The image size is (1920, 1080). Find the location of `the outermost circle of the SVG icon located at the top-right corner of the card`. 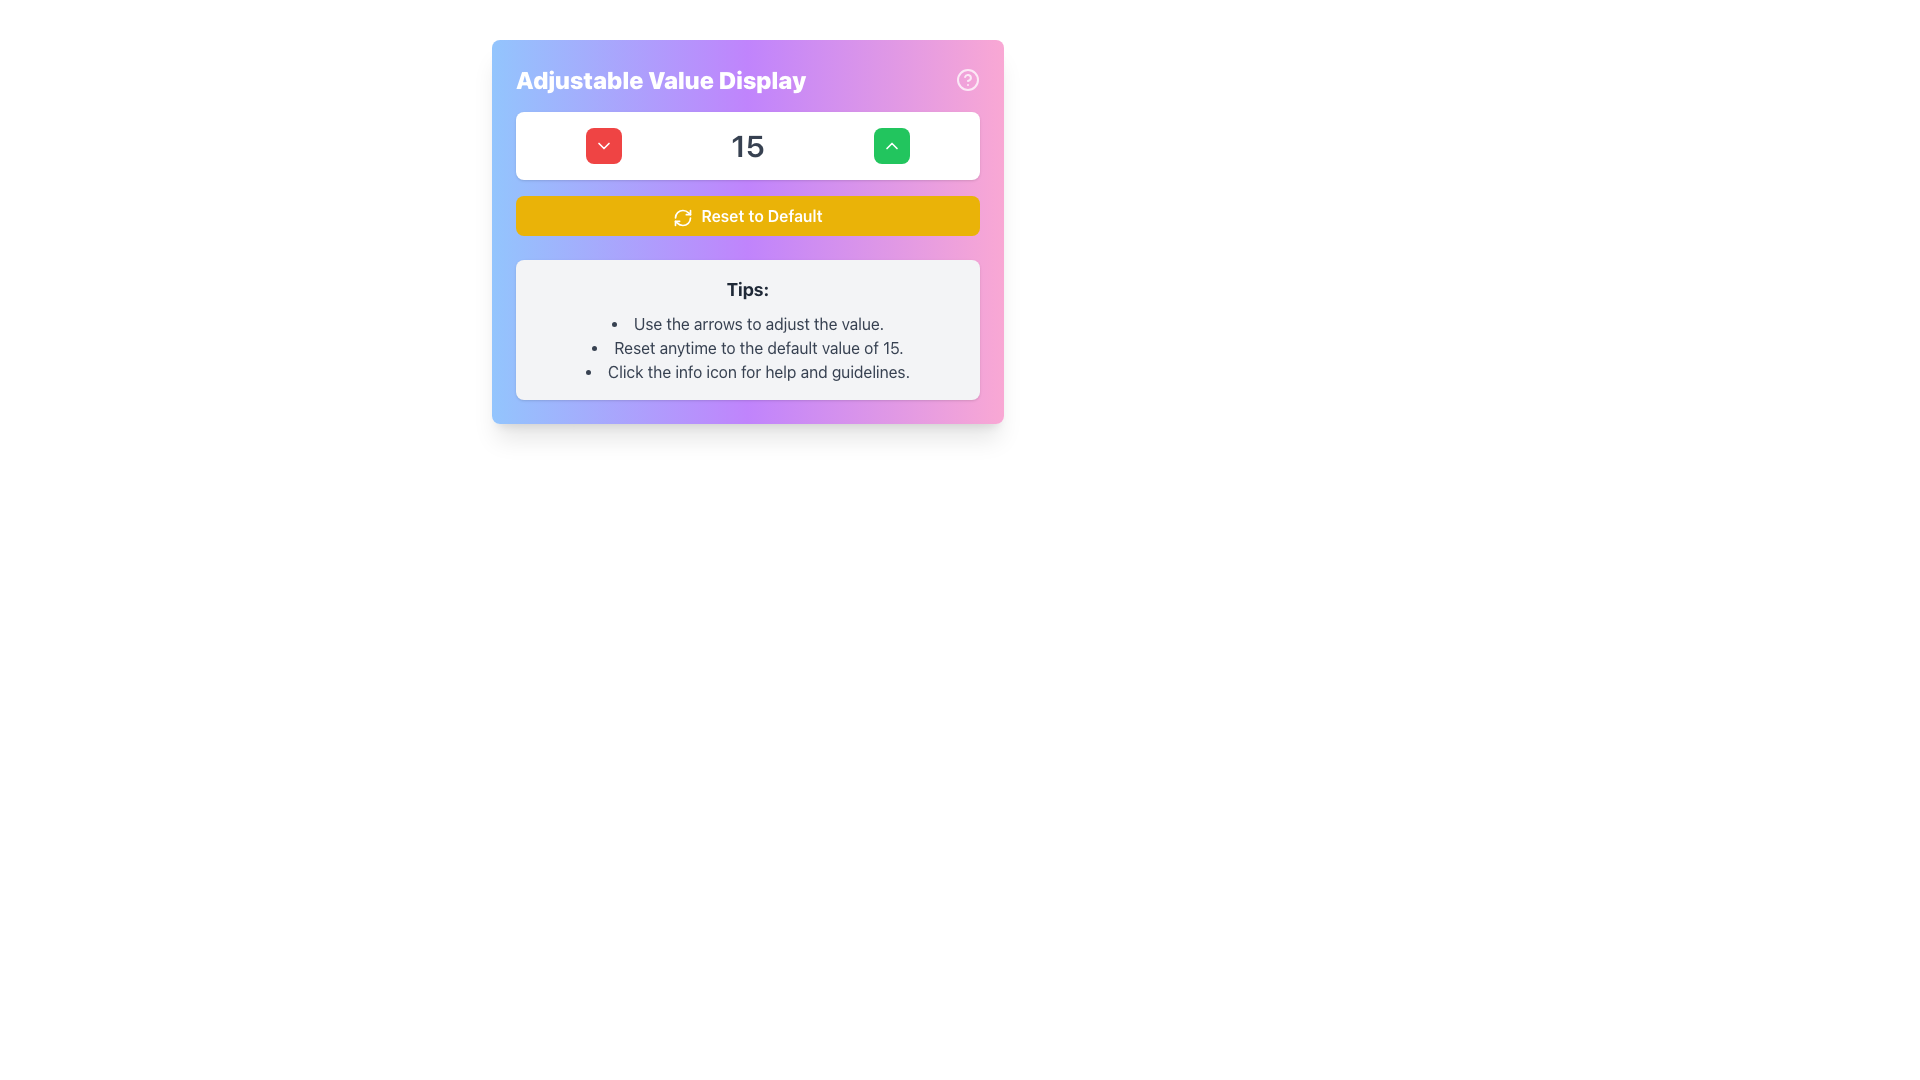

the outermost circle of the SVG icon located at the top-right corner of the card is located at coordinates (968, 79).